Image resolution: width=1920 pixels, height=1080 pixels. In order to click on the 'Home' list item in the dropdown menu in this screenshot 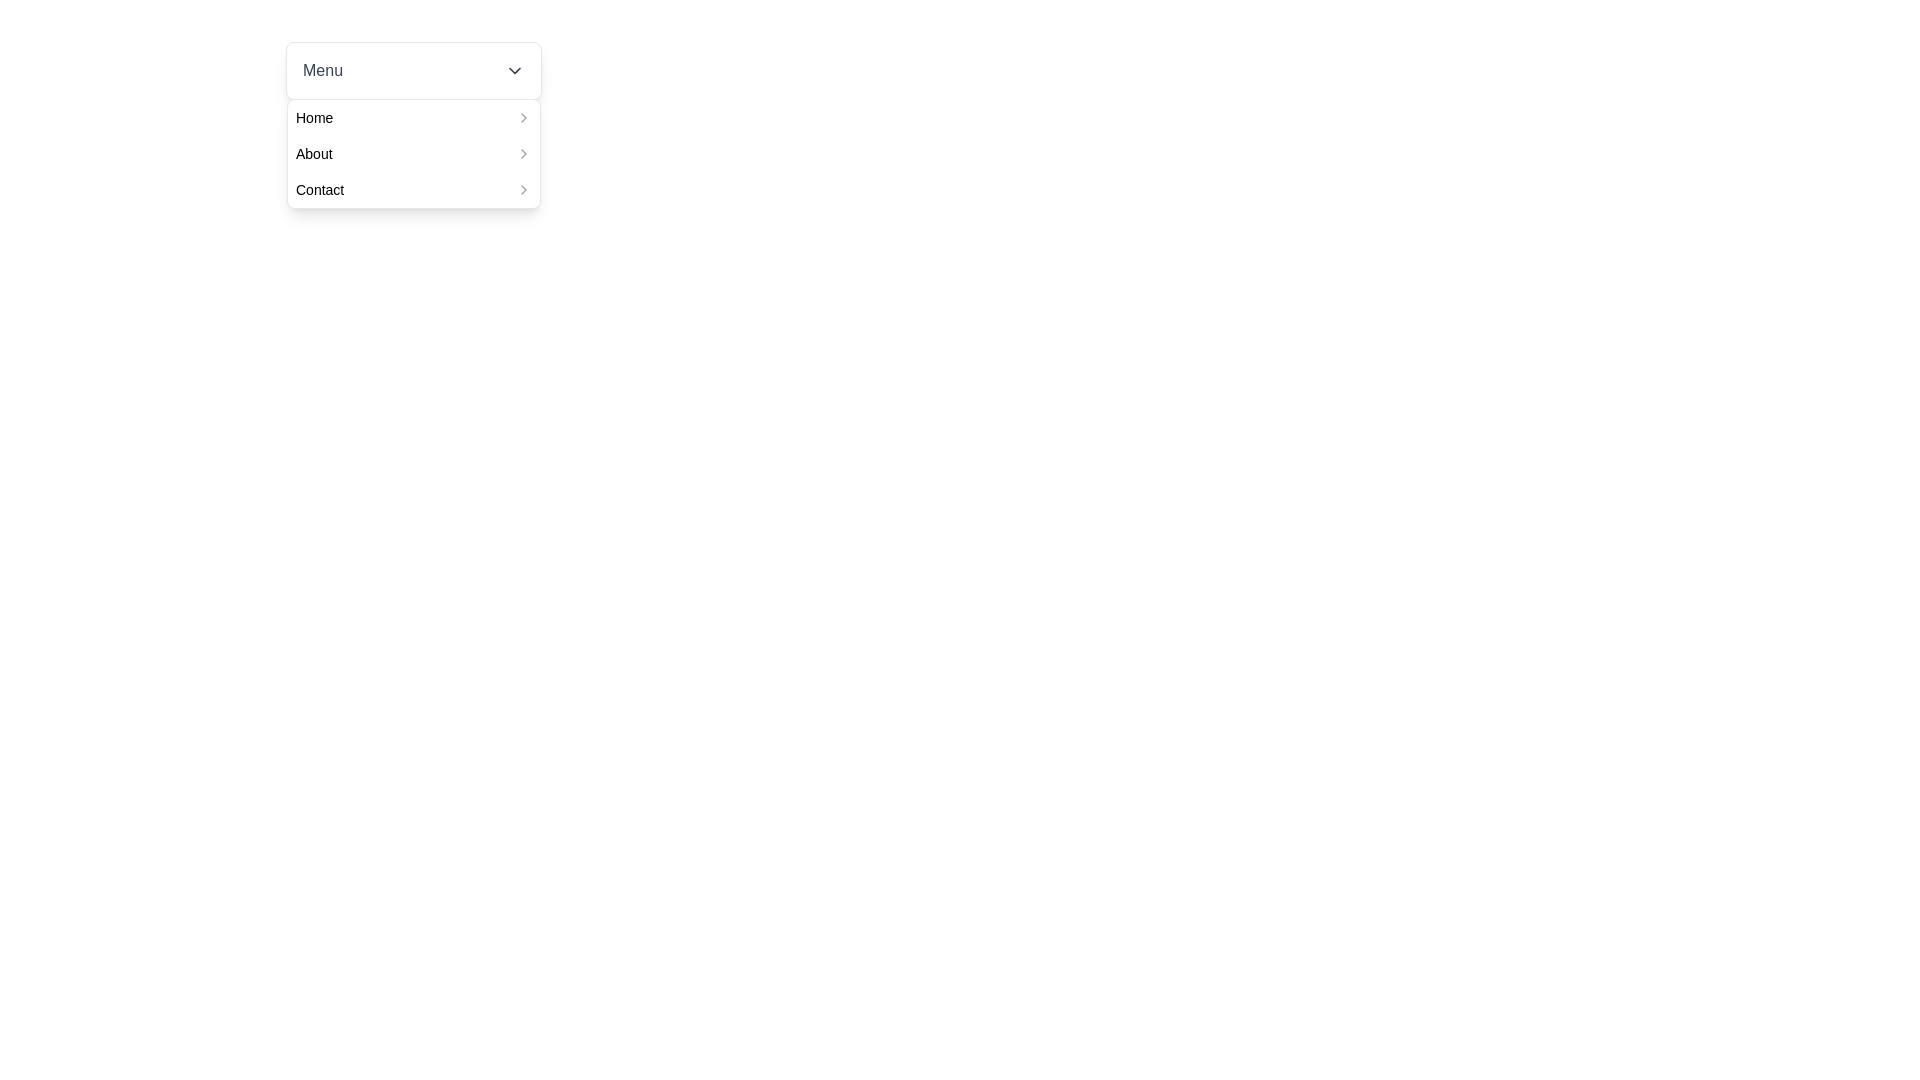, I will do `click(412, 118)`.